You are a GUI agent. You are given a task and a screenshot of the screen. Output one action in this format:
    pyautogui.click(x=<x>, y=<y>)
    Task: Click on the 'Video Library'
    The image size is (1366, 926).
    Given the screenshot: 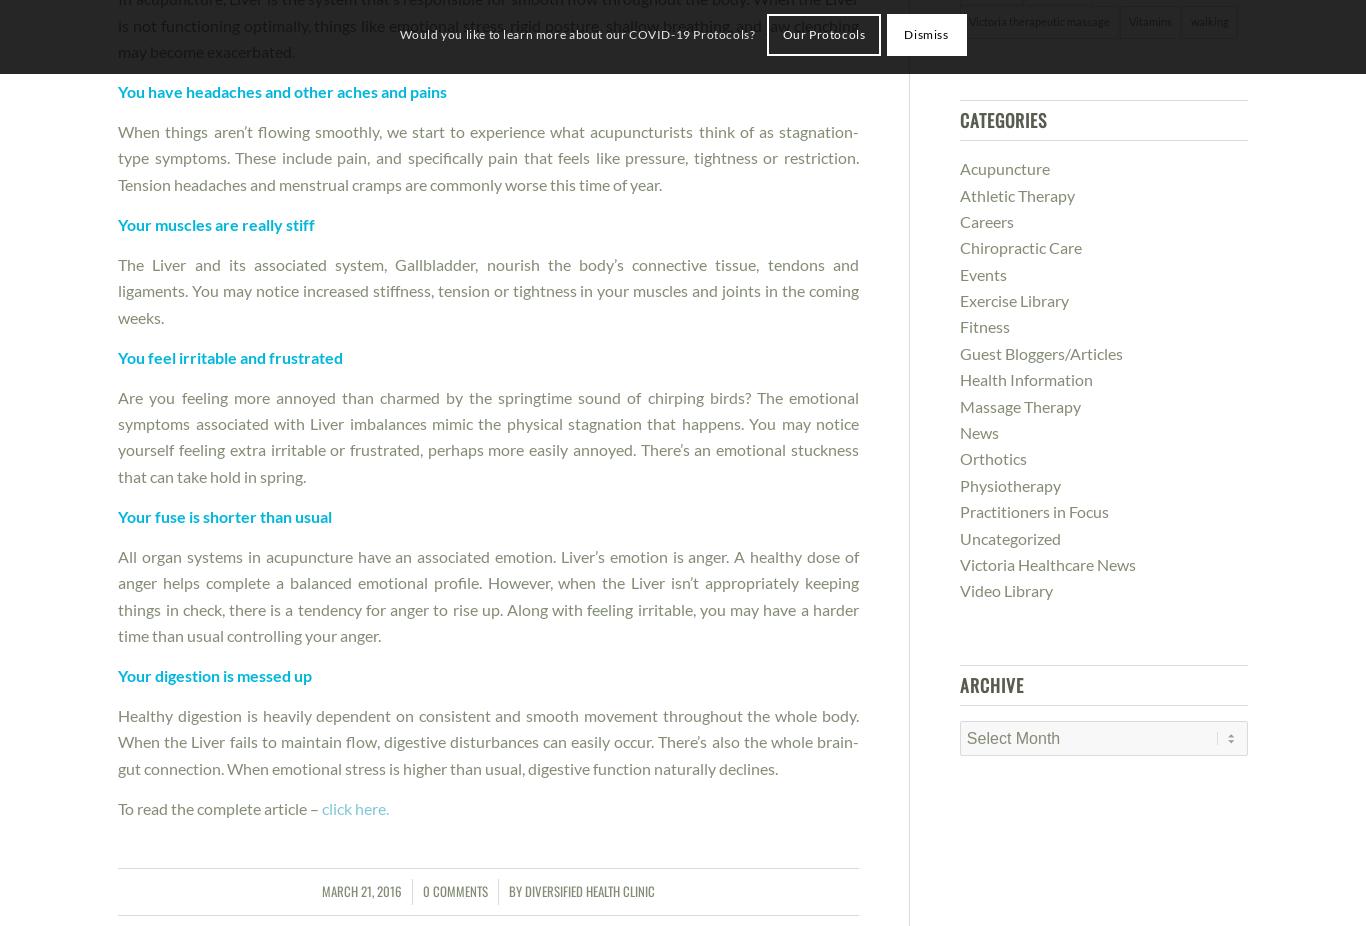 What is the action you would take?
    pyautogui.click(x=958, y=589)
    